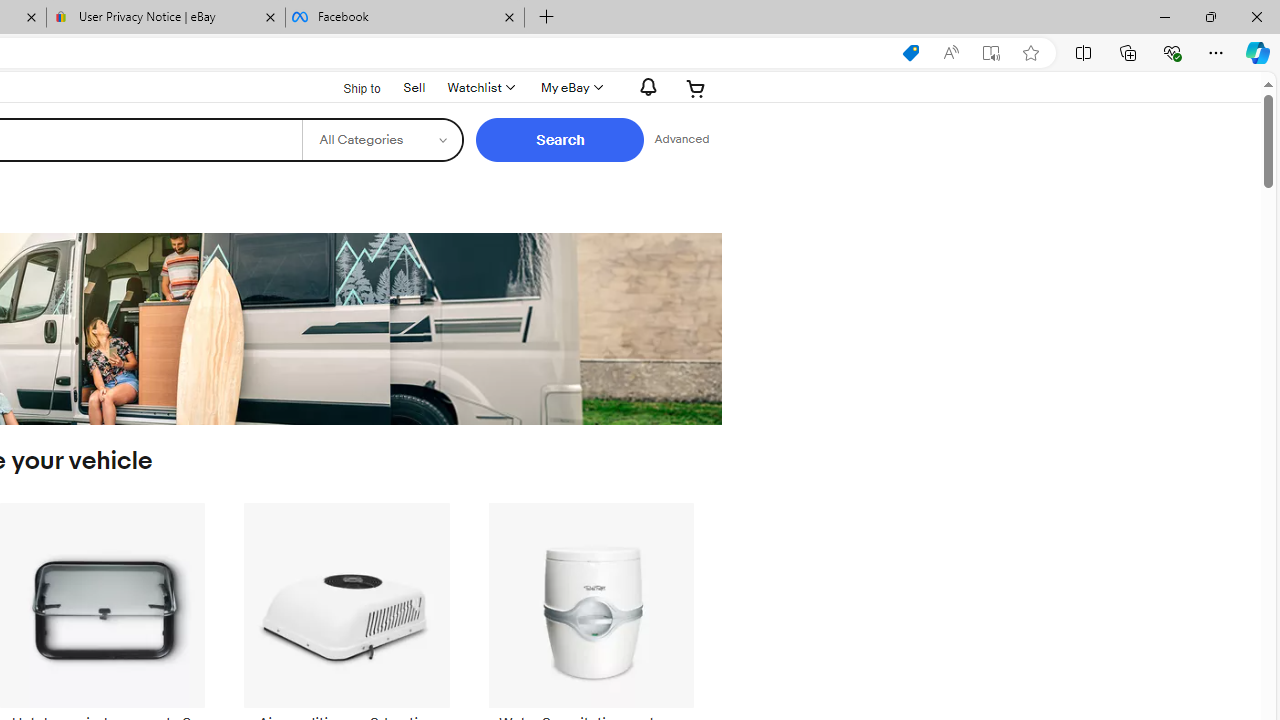 The width and height of the screenshot is (1280, 720). I want to click on 'Sell', so click(413, 85).